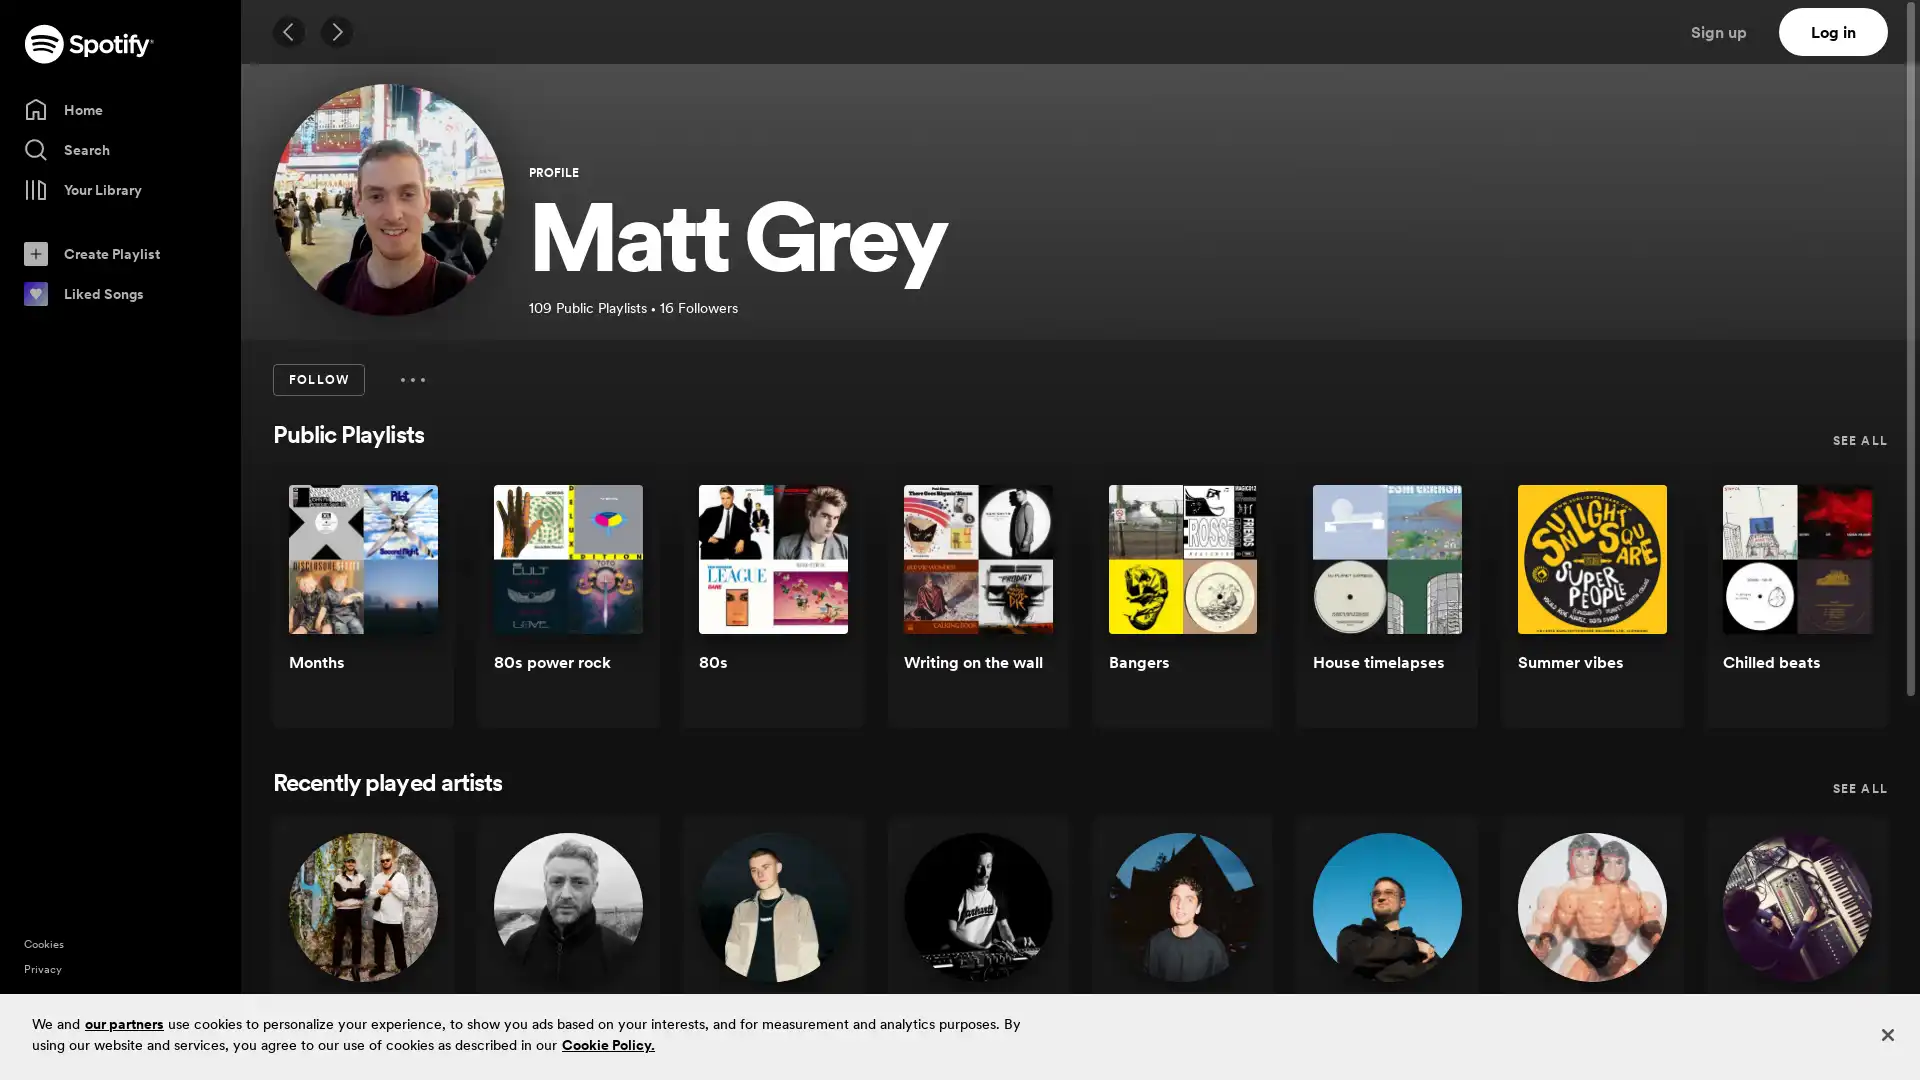 The width and height of the screenshot is (1920, 1080). Describe the element at coordinates (1839, 608) in the screenshot. I see `Play Chilled beats` at that location.